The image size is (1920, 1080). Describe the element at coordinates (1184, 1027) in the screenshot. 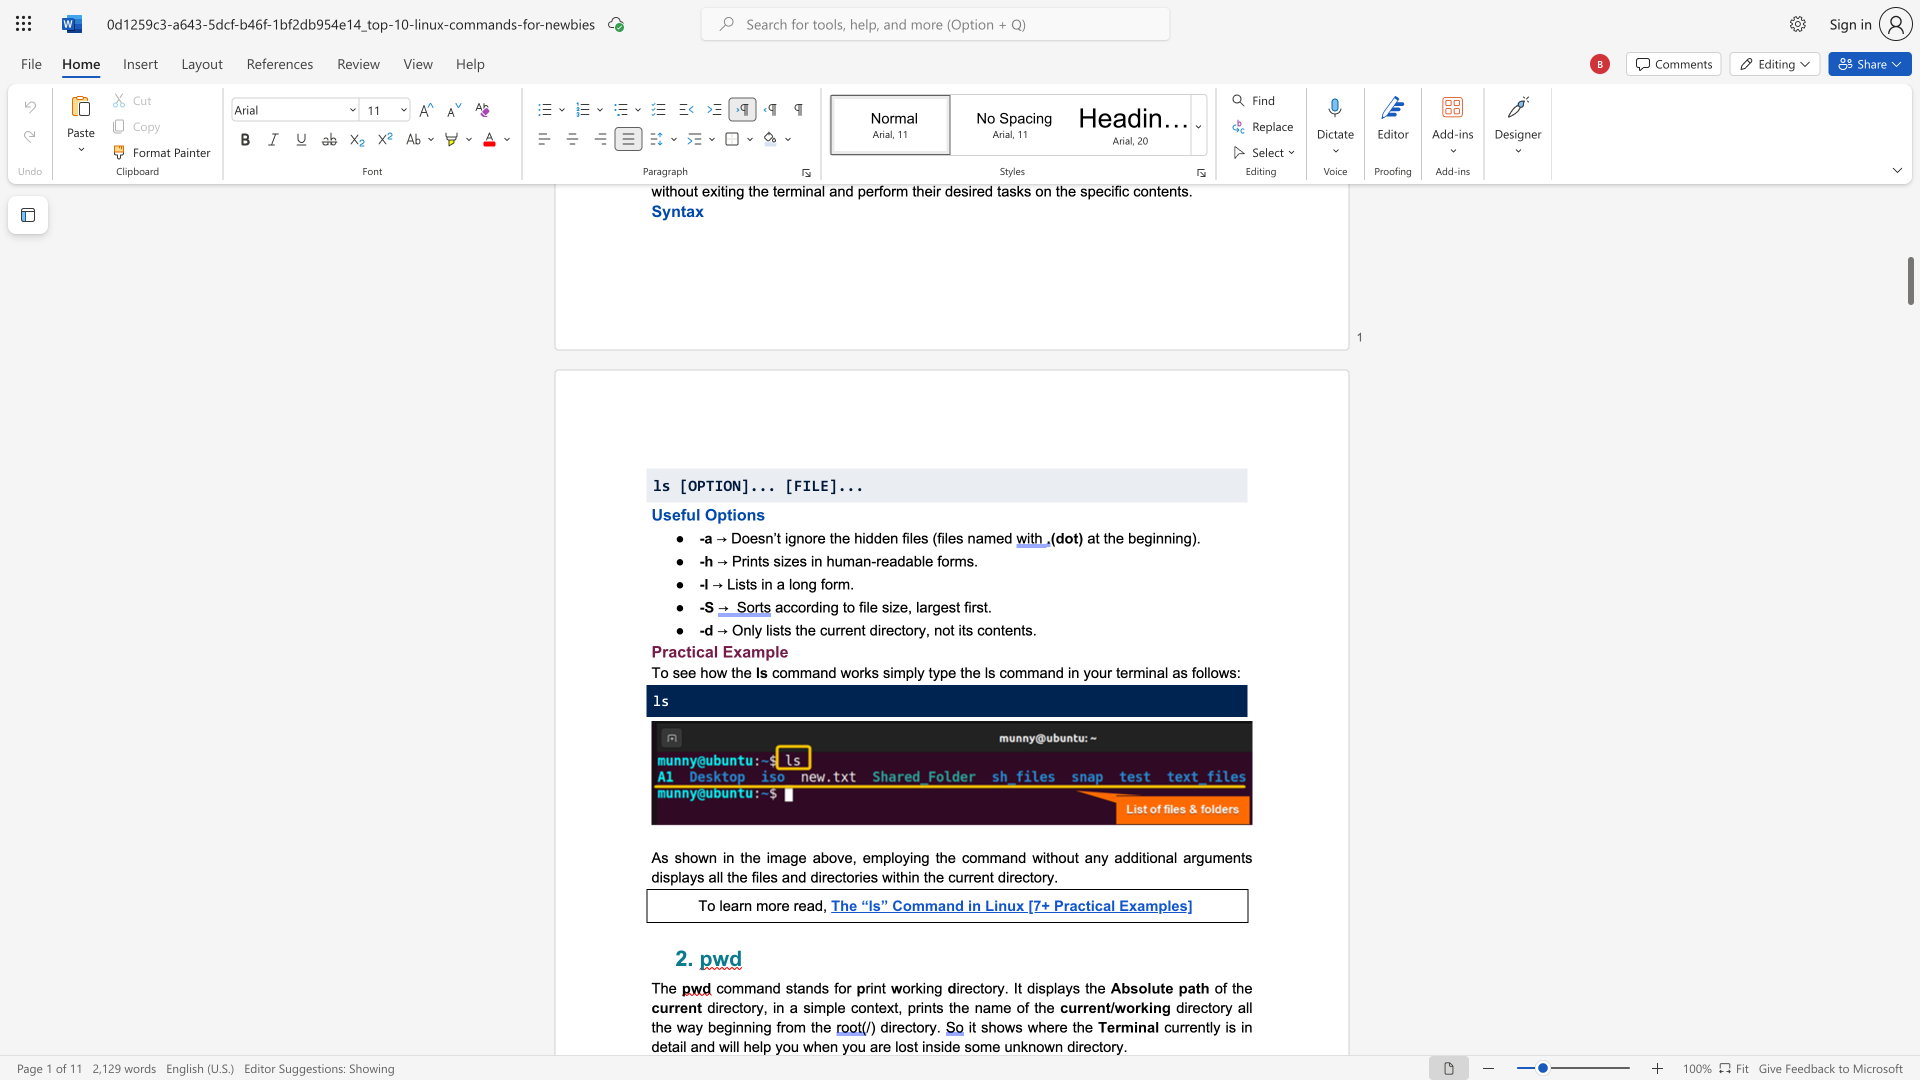

I see `the subset text "rently is in detail and will help you wh" within the text "currently is in detail and will help you when you are lost inside some unknown directory."` at that location.